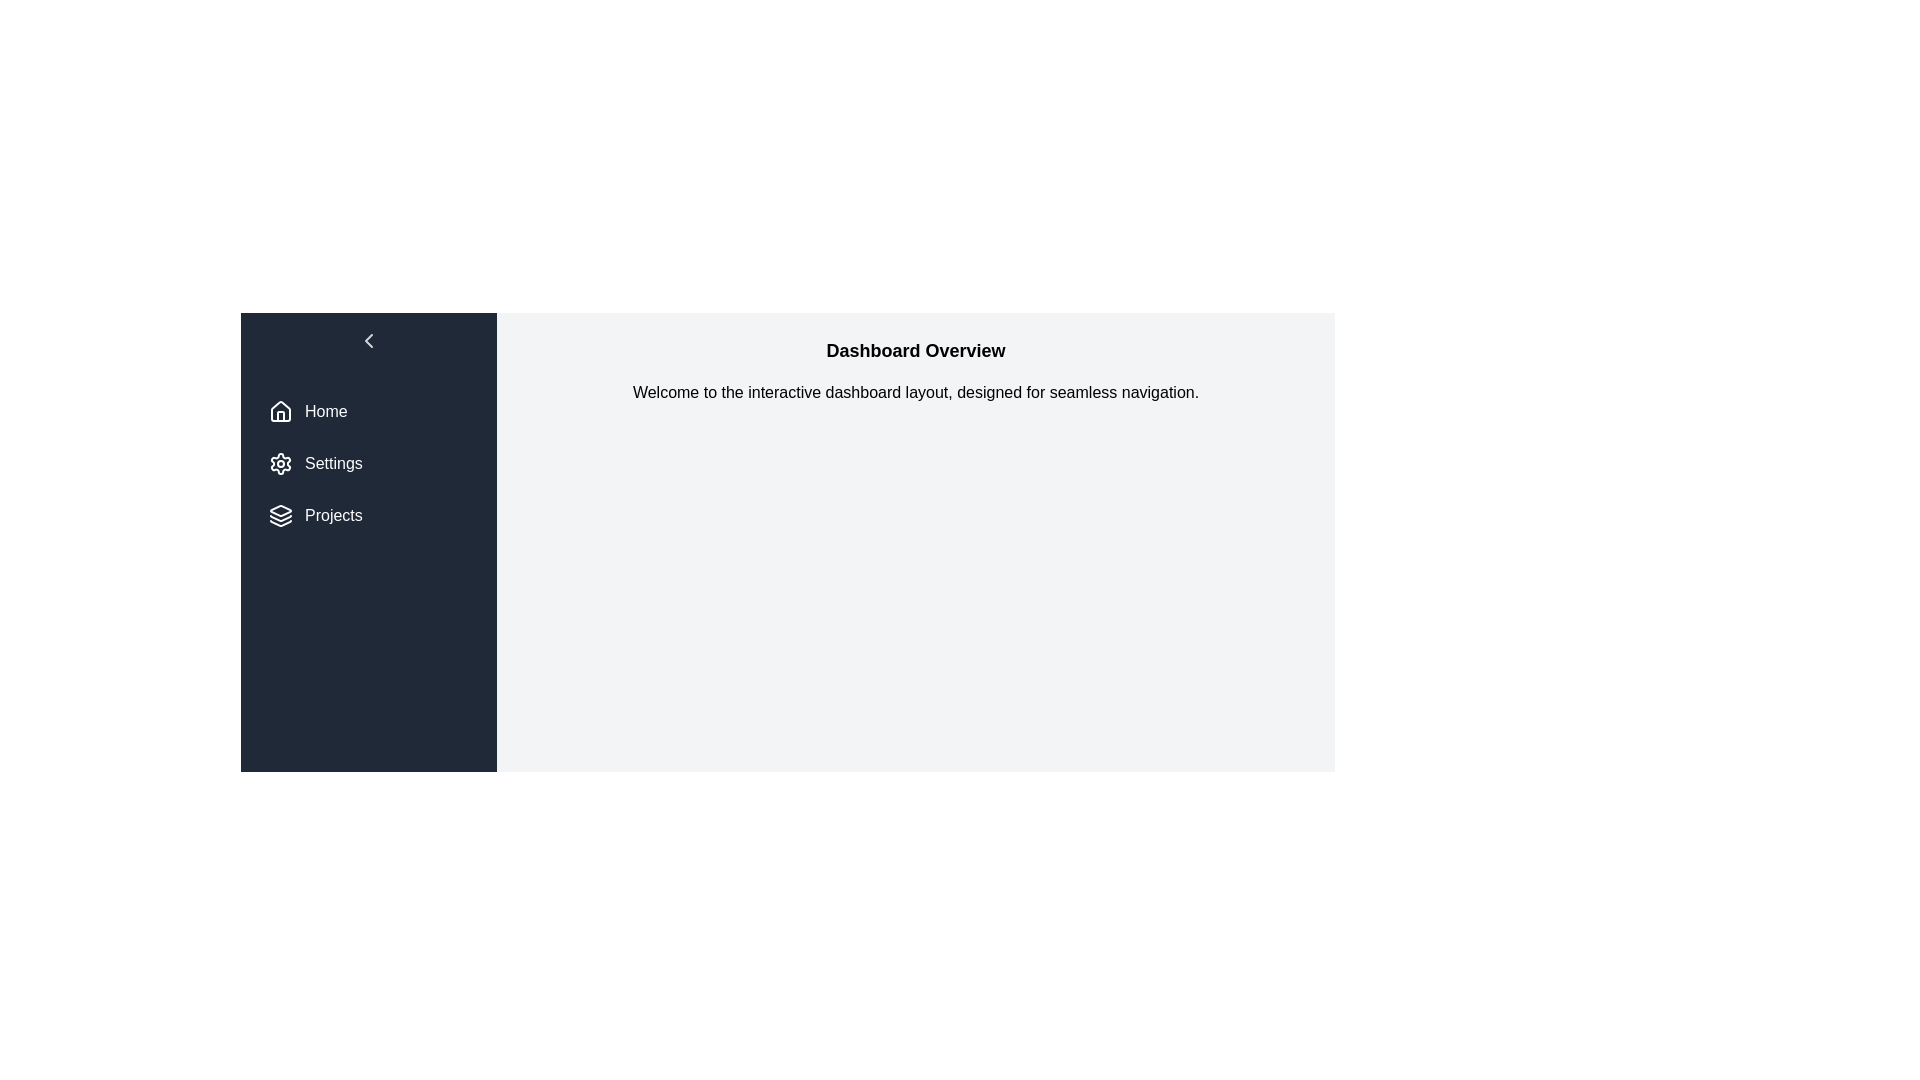  Describe the element at coordinates (326, 411) in the screenshot. I see `text of the 'Home' navigation button label located in the first navigation button of the vertical navigation sidebar on the left` at that location.